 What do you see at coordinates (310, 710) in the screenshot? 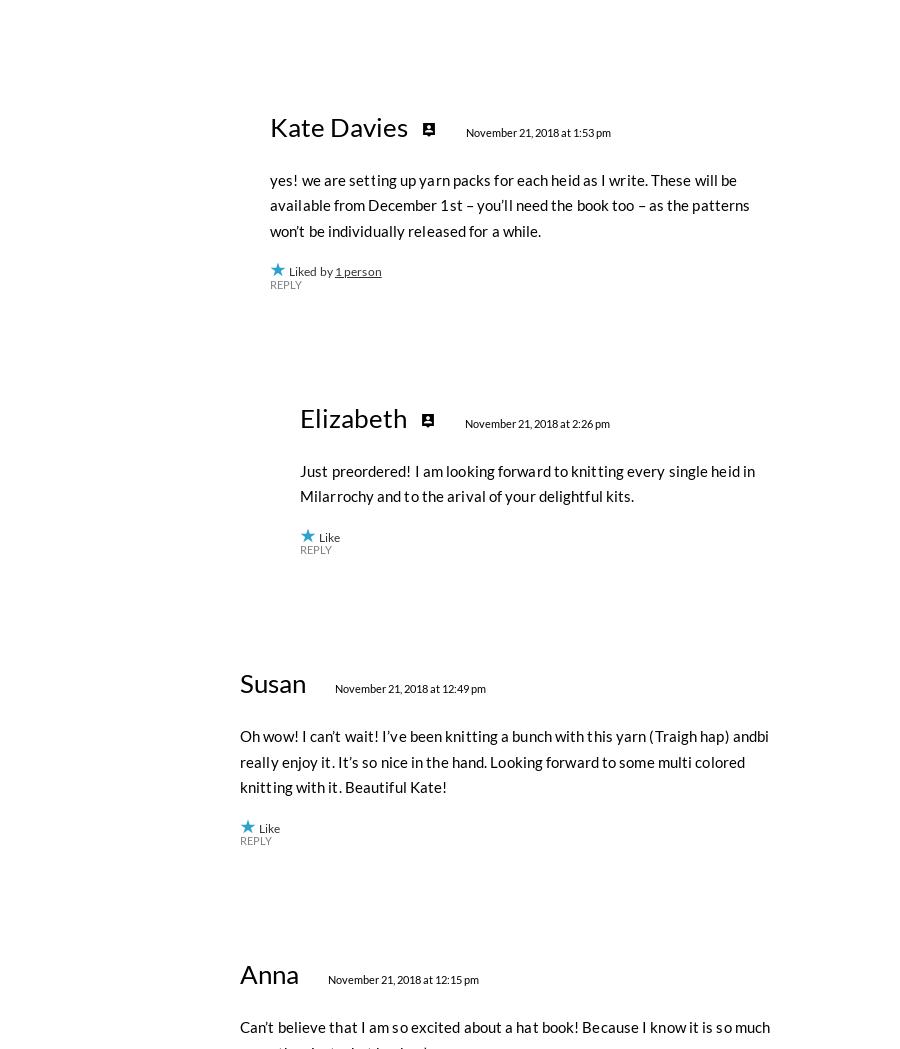
I see `'Liked by'` at bounding box center [310, 710].